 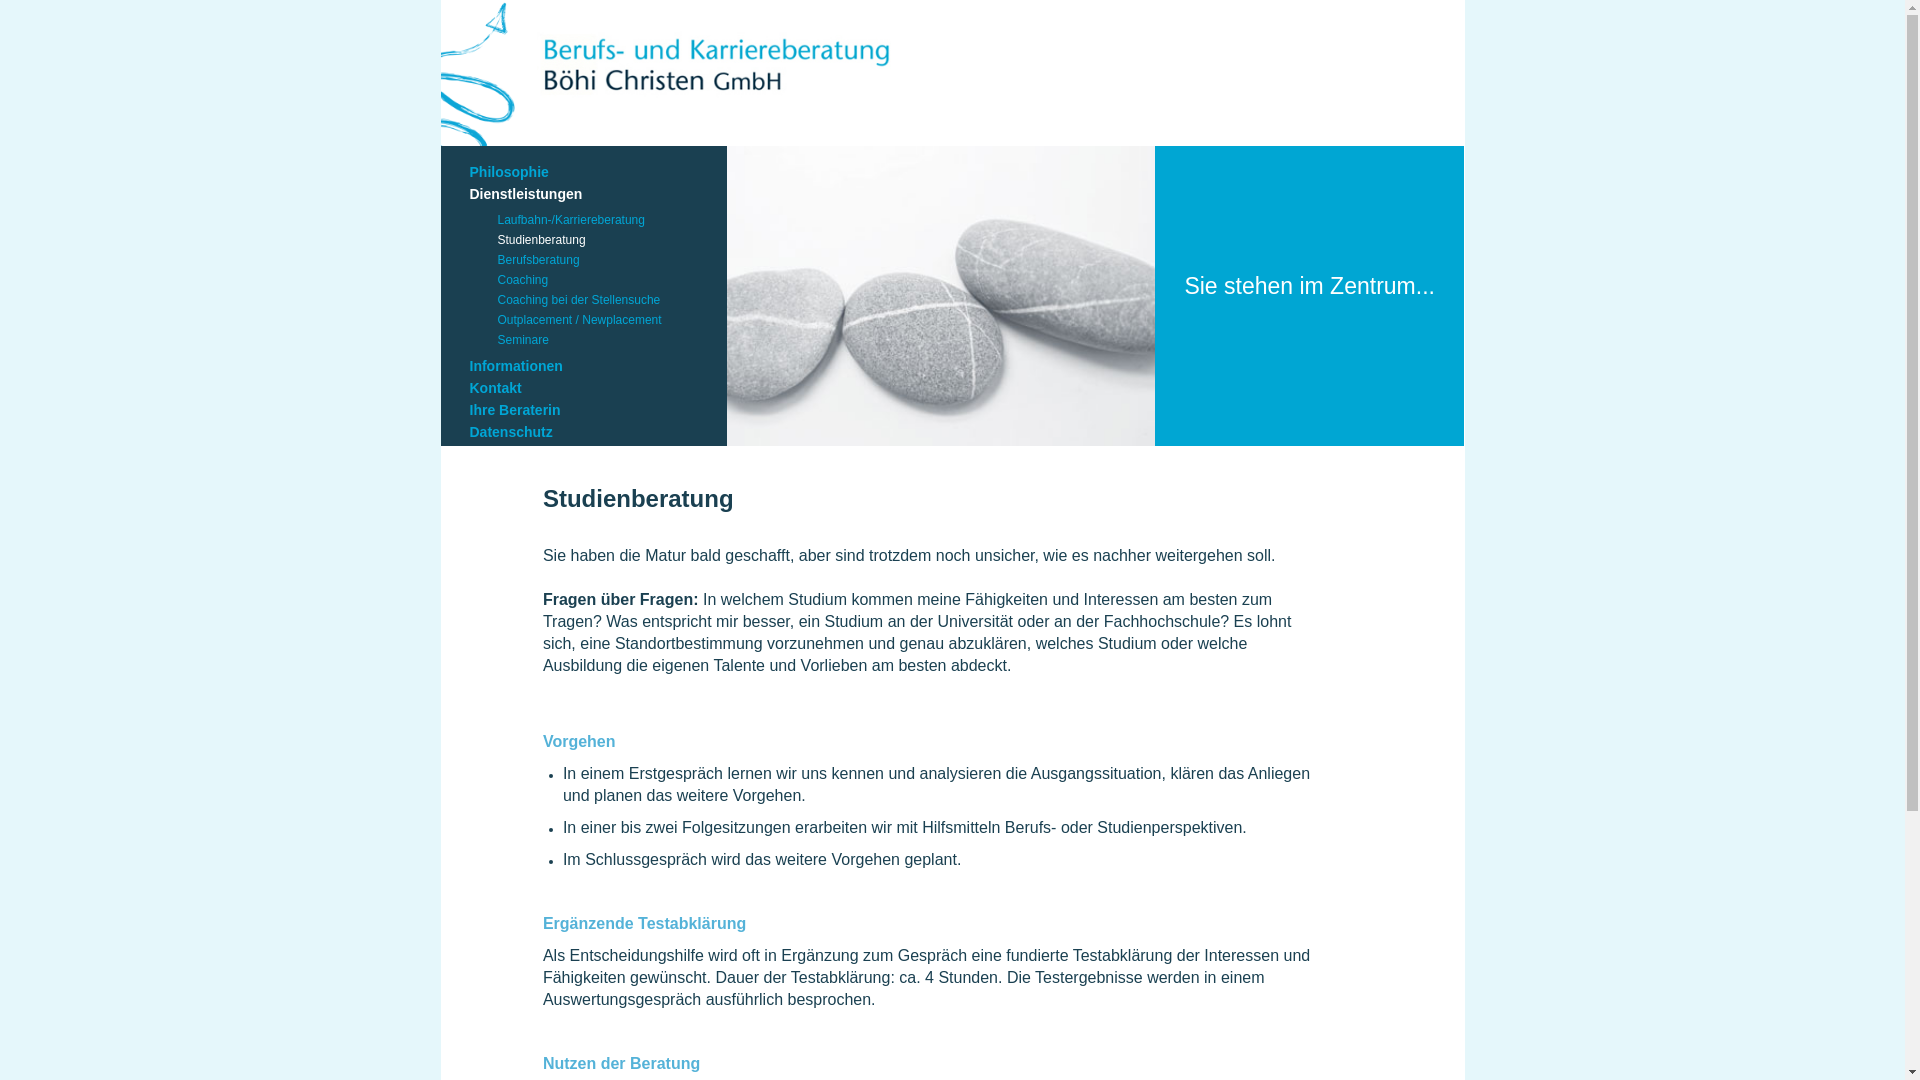 What do you see at coordinates (583, 171) in the screenshot?
I see `'Philosophie'` at bounding box center [583, 171].